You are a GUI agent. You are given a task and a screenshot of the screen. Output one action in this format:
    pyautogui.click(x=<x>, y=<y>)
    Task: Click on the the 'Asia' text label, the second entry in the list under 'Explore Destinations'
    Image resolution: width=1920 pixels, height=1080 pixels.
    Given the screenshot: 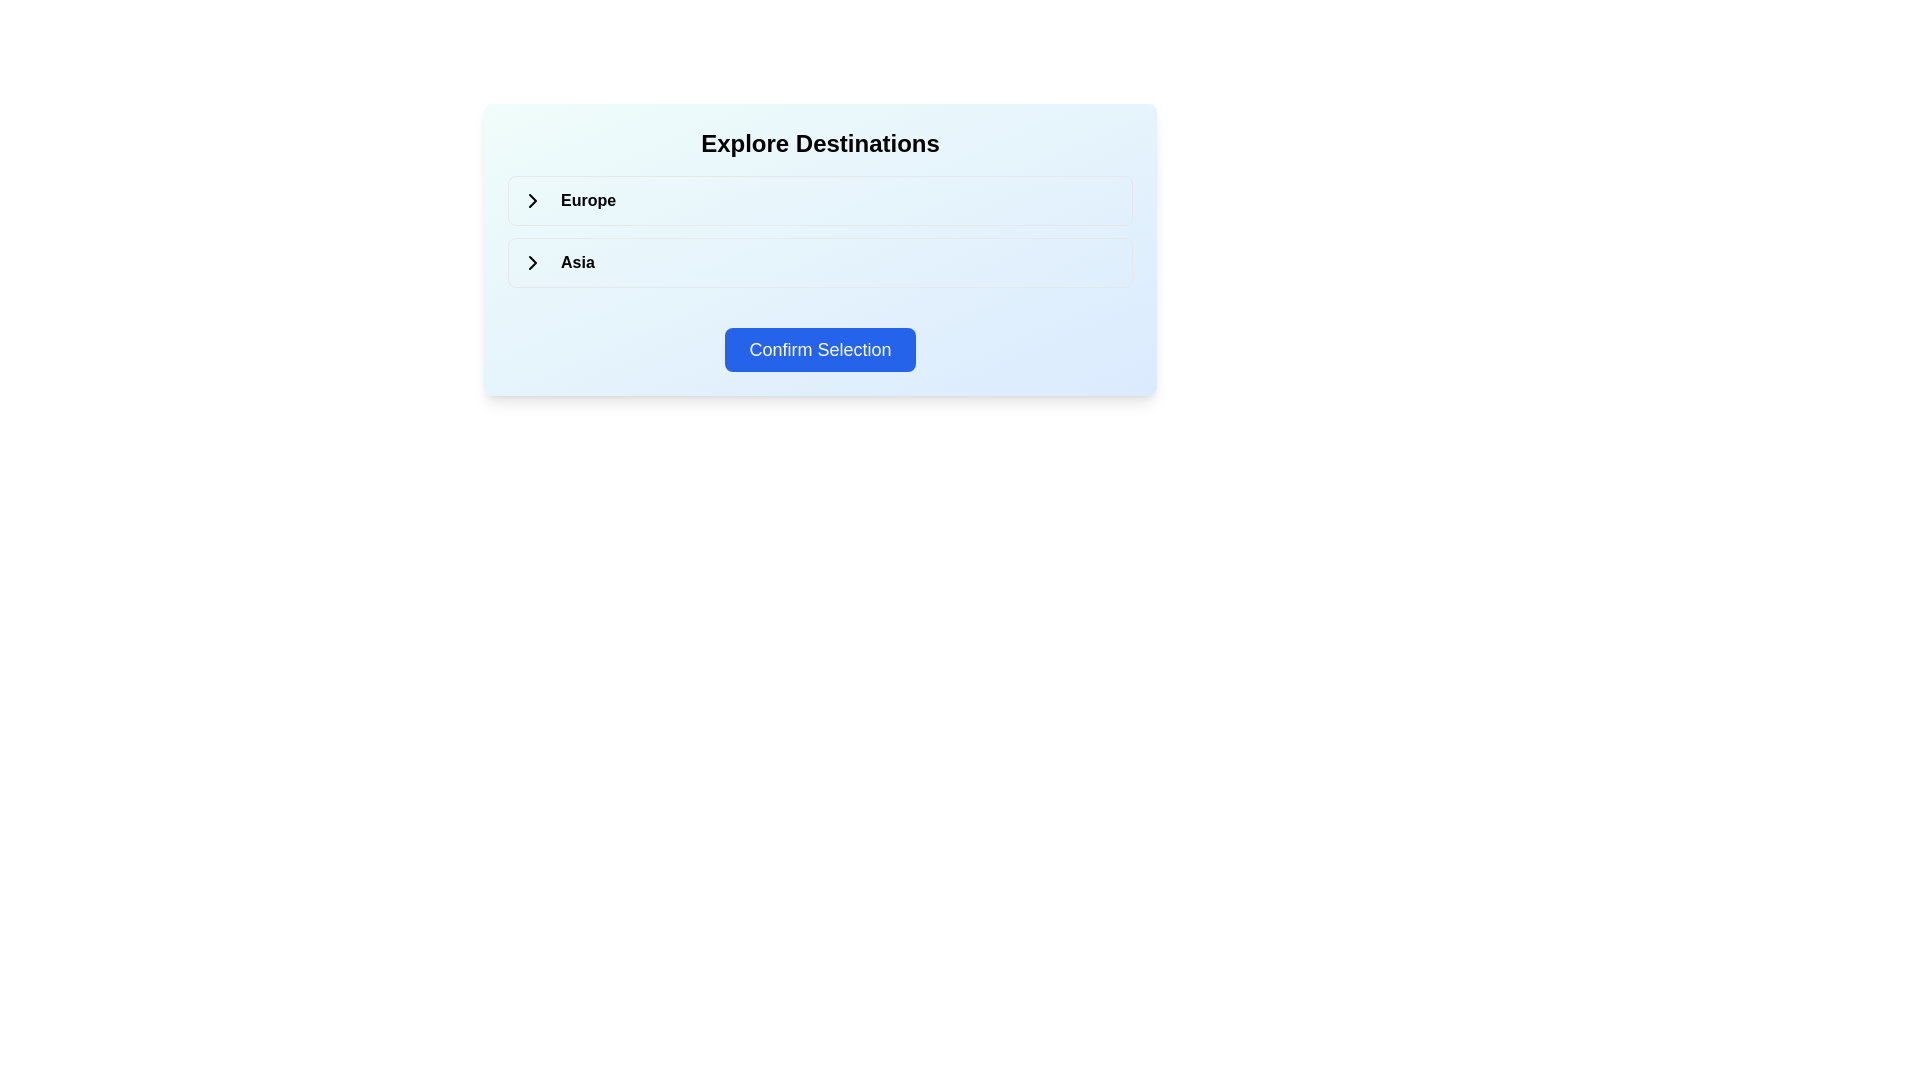 What is the action you would take?
    pyautogui.click(x=572, y=261)
    